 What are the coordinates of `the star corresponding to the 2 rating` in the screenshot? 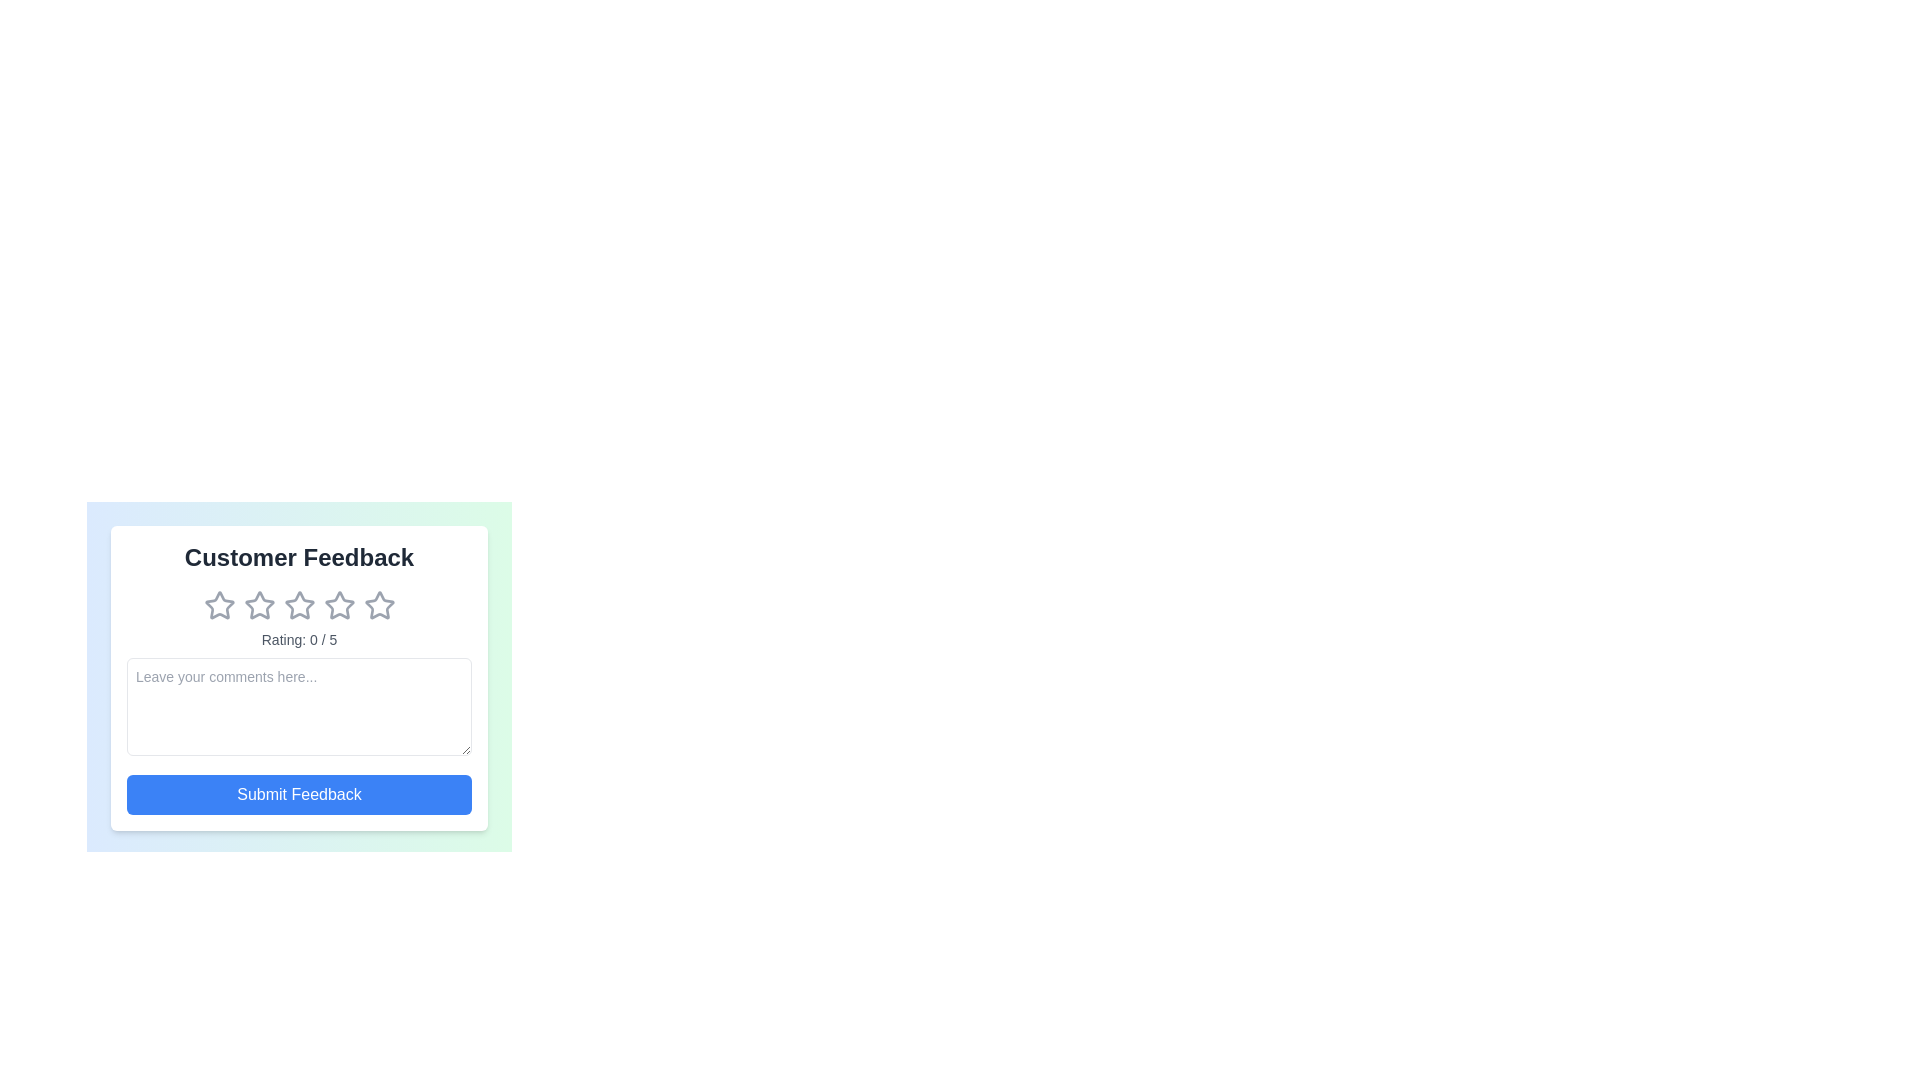 It's located at (258, 604).